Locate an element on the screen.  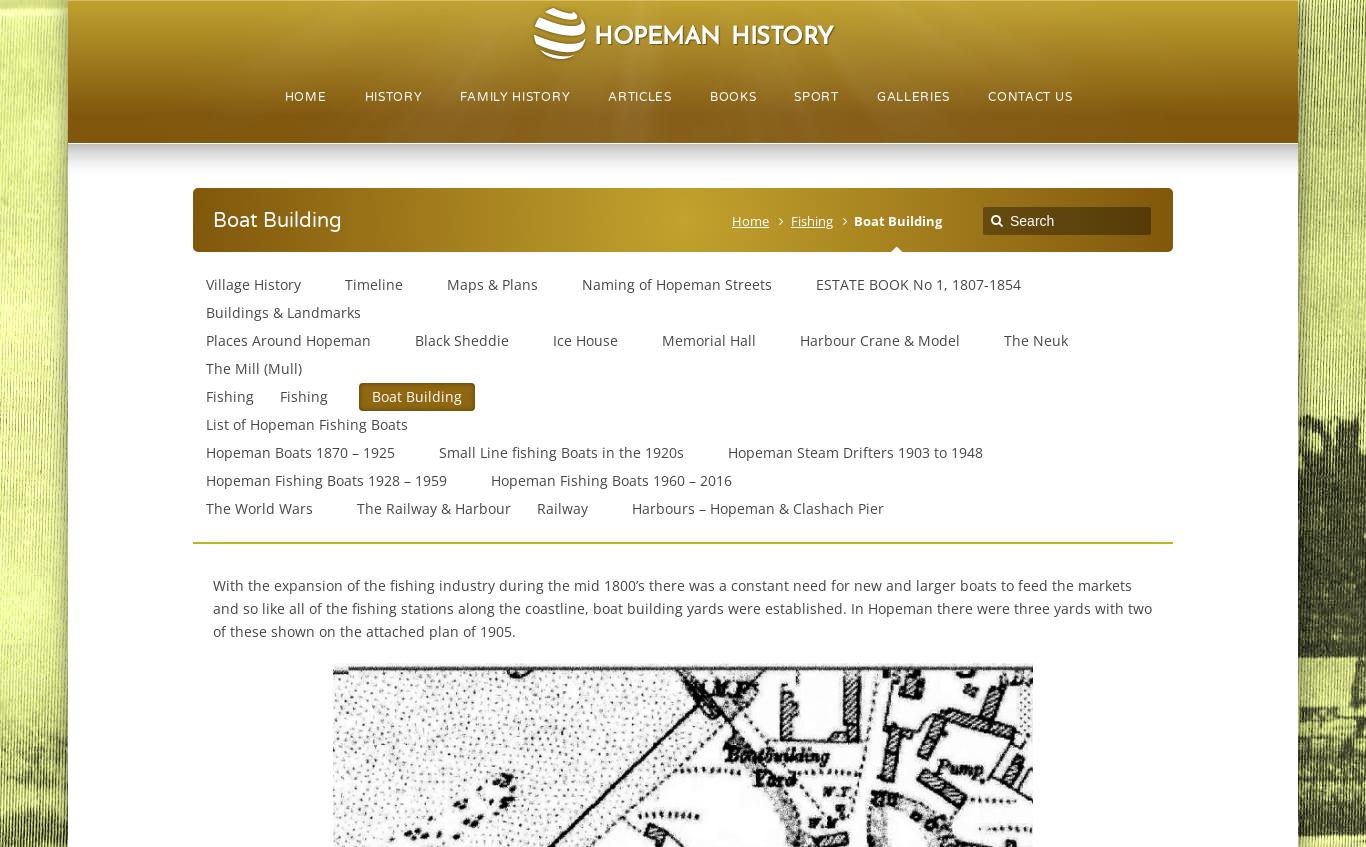
'Contact Us' is located at coordinates (1028, 97).